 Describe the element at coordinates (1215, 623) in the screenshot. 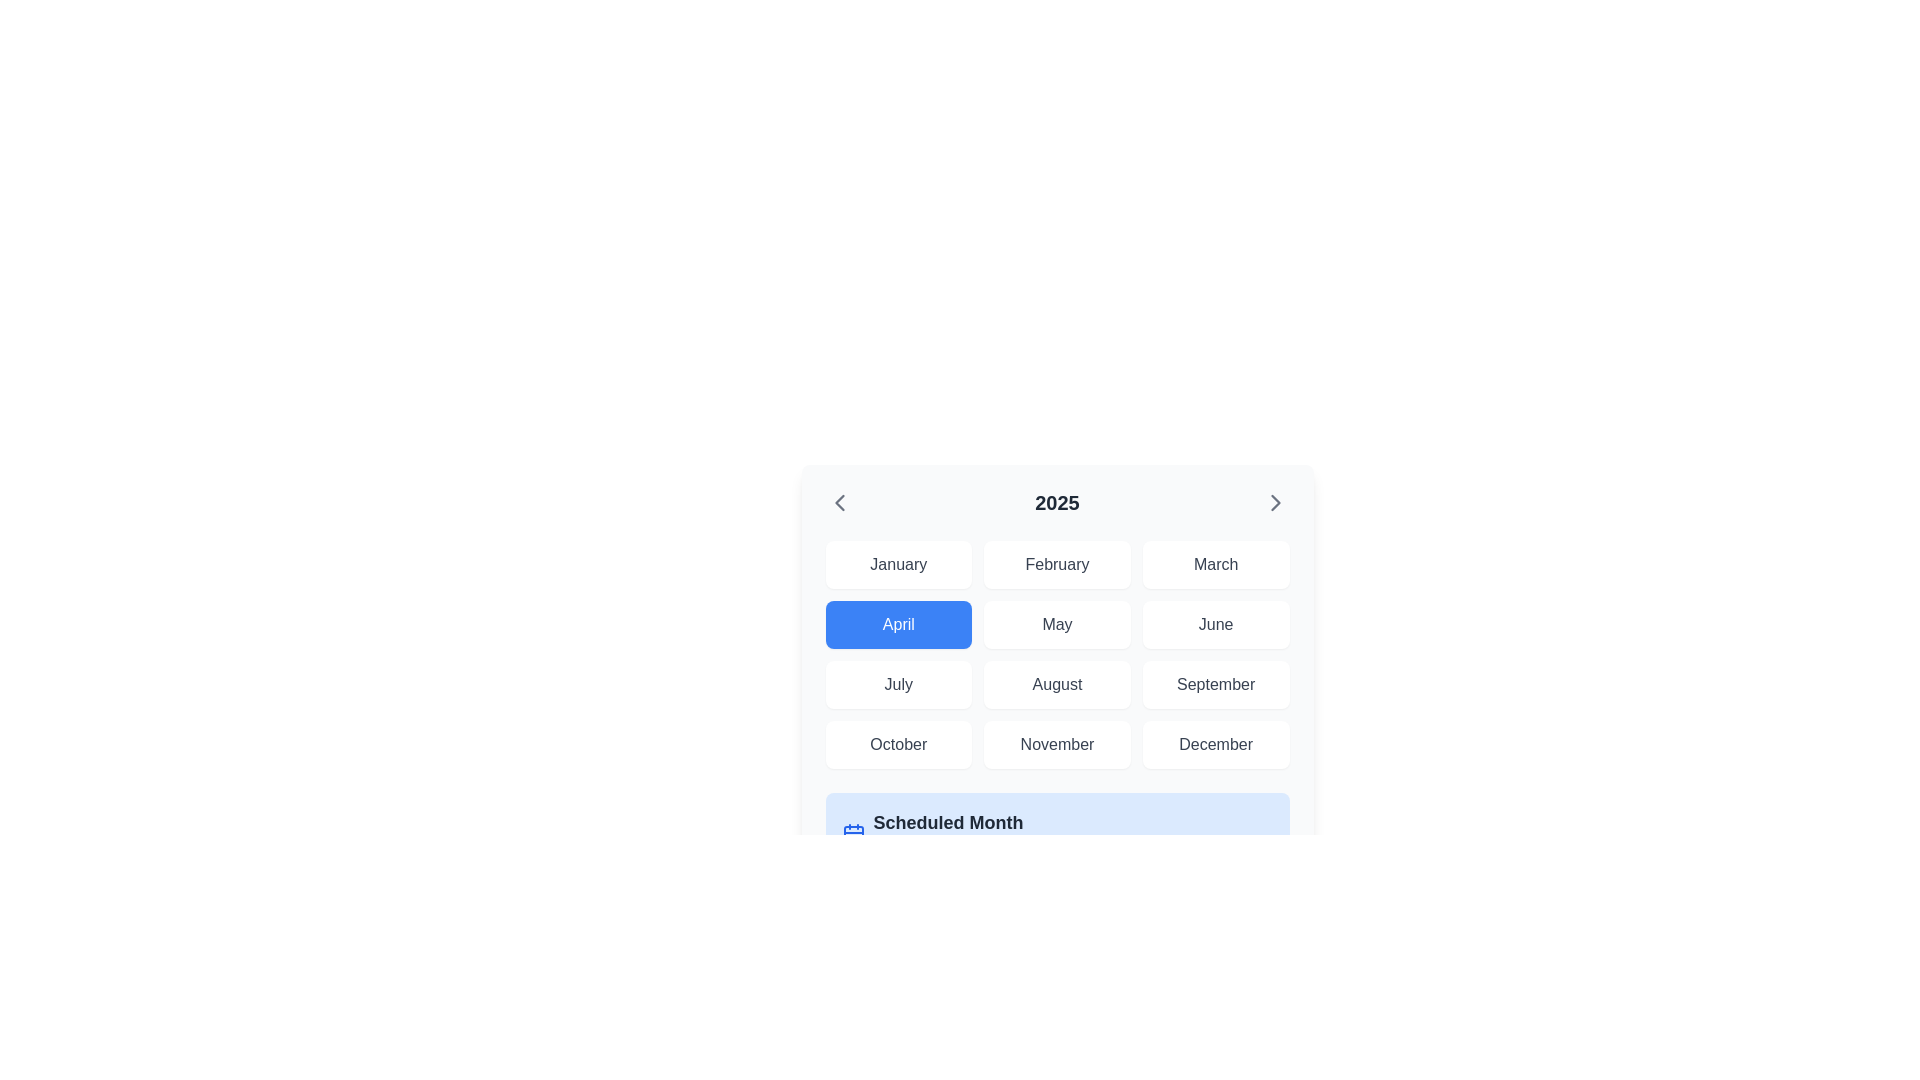

I see `the button-like element displaying the text 'June', which is styled as a selectable block with rounded corners and a white background` at that location.